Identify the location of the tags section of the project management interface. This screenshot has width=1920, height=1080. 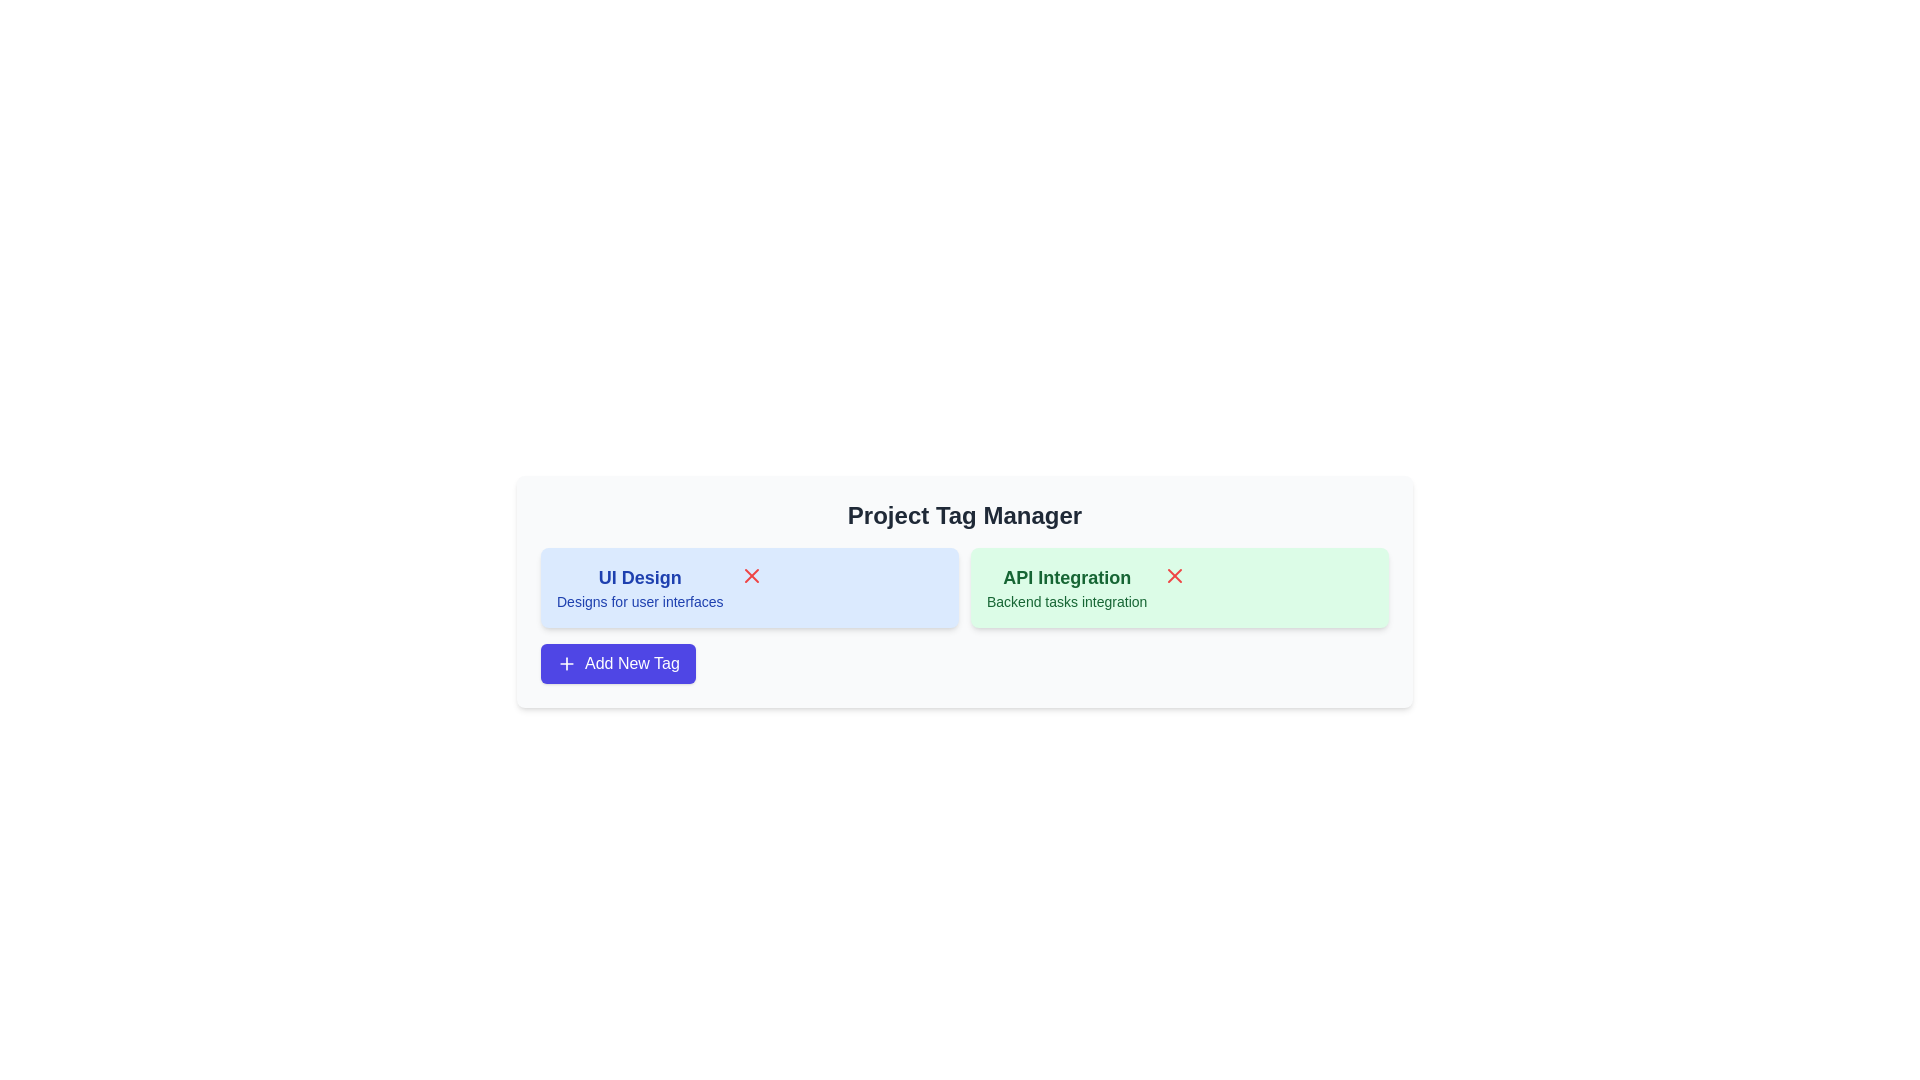
(964, 590).